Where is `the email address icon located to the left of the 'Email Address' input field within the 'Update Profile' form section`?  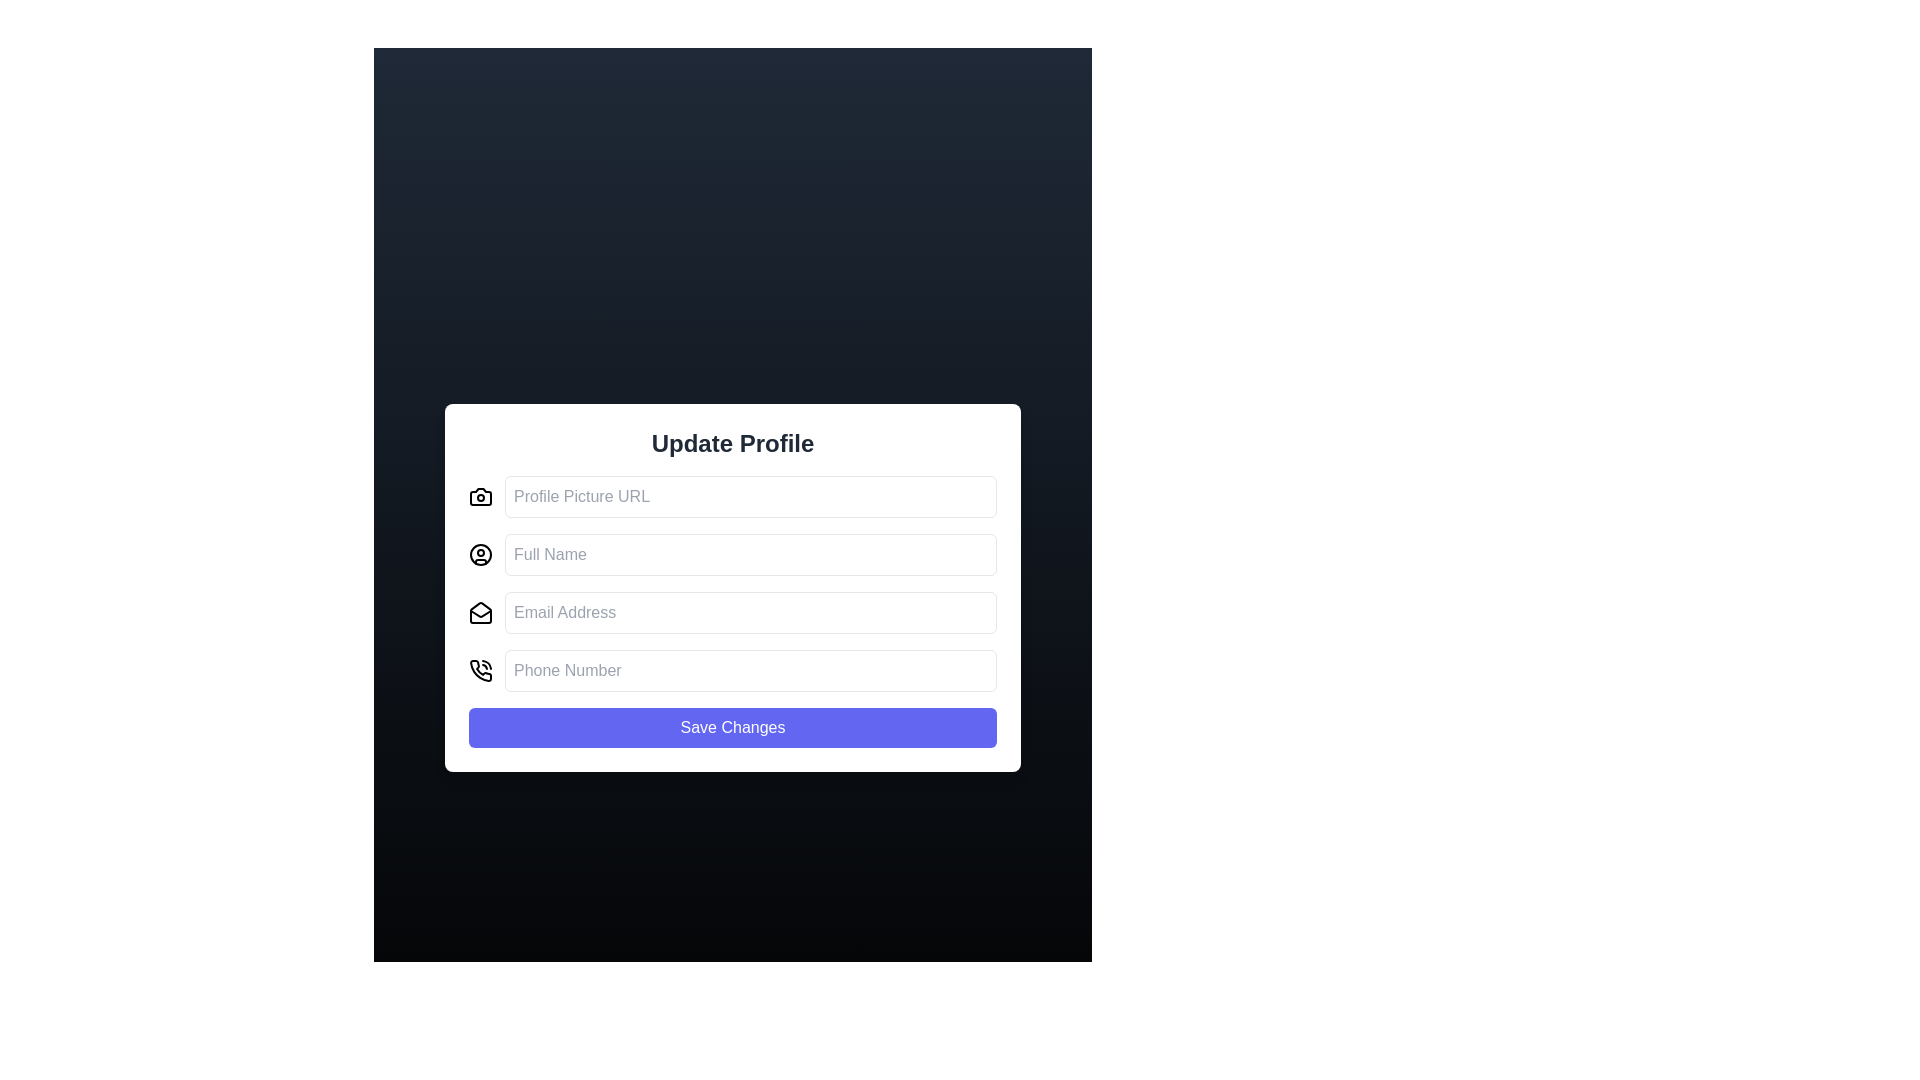
the email address icon located to the left of the 'Email Address' input field within the 'Update Profile' form section is located at coordinates (480, 612).